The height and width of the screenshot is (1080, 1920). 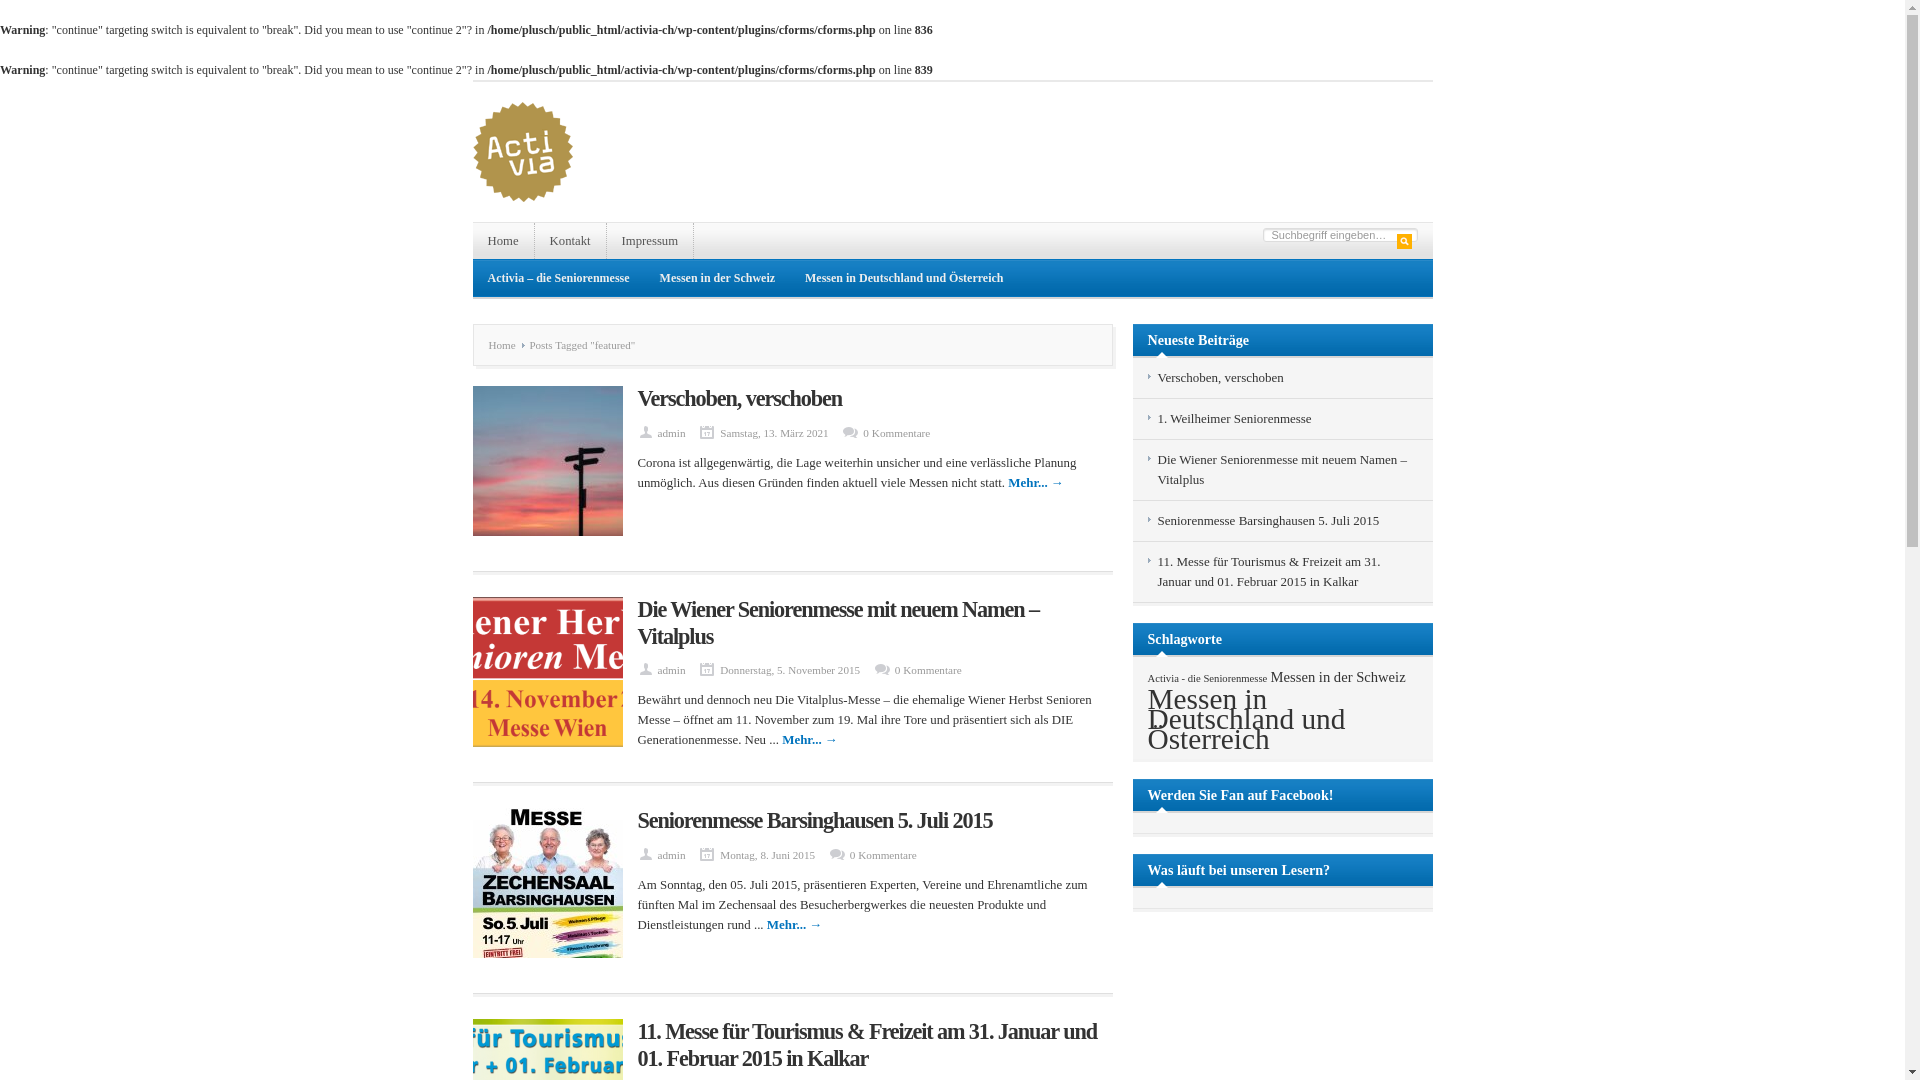 I want to click on 'Home', so click(x=506, y=343).